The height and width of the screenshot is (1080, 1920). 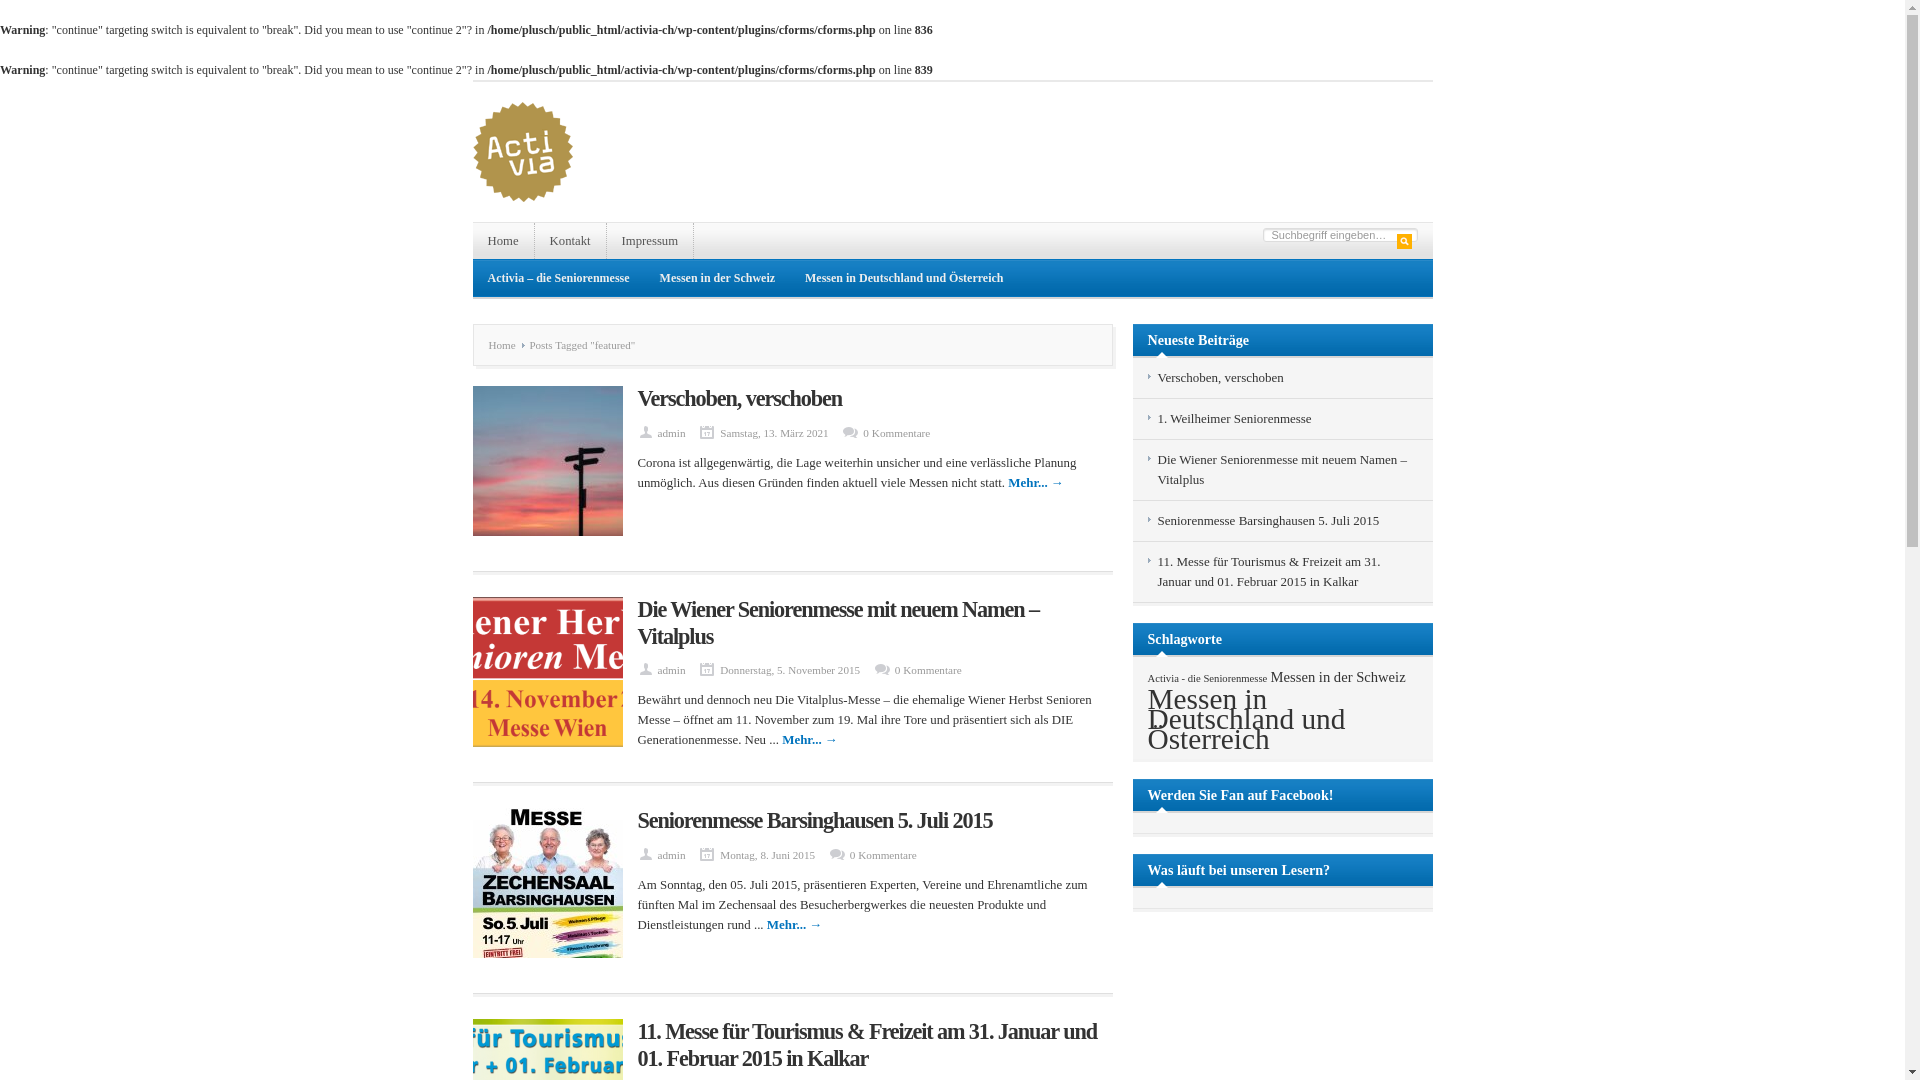 I want to click on 'Home', so click(x=506, y=343).